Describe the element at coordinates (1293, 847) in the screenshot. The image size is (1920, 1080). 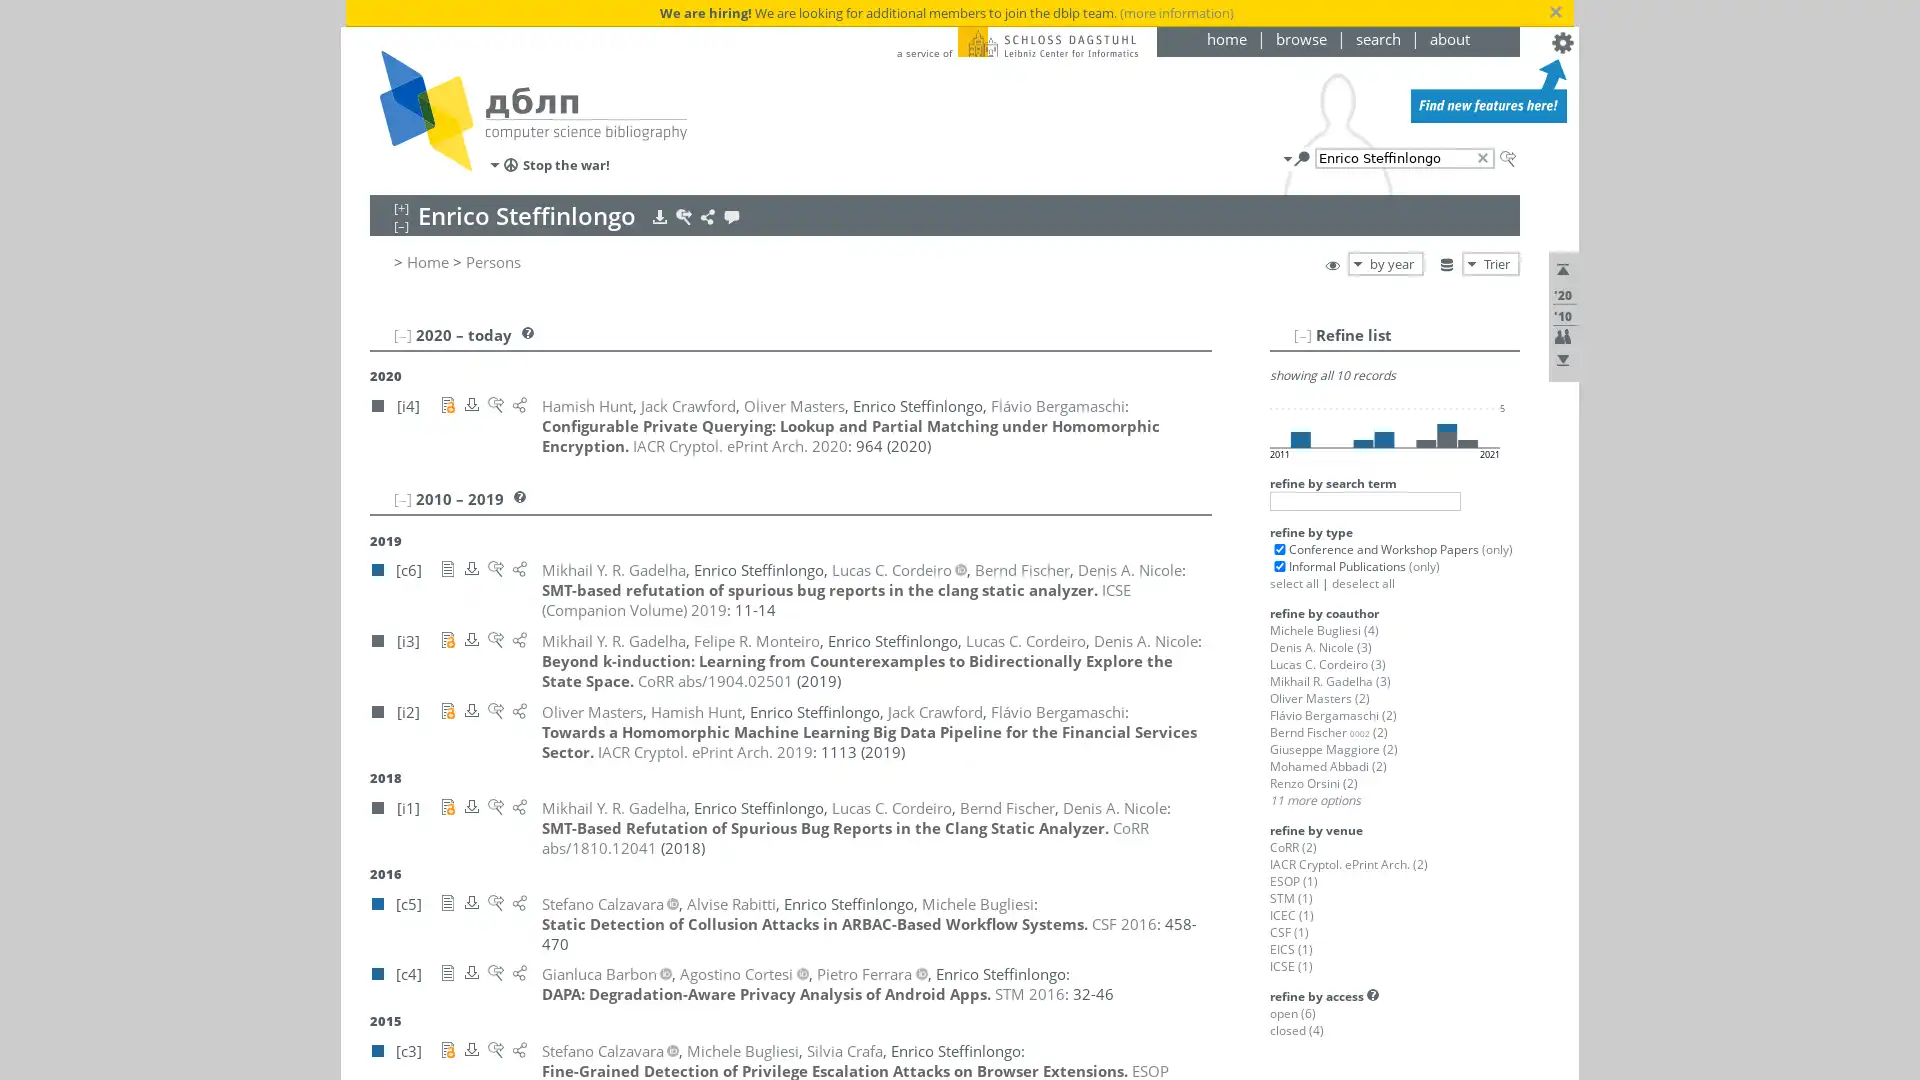
I see `CoRR (2)` at that location.